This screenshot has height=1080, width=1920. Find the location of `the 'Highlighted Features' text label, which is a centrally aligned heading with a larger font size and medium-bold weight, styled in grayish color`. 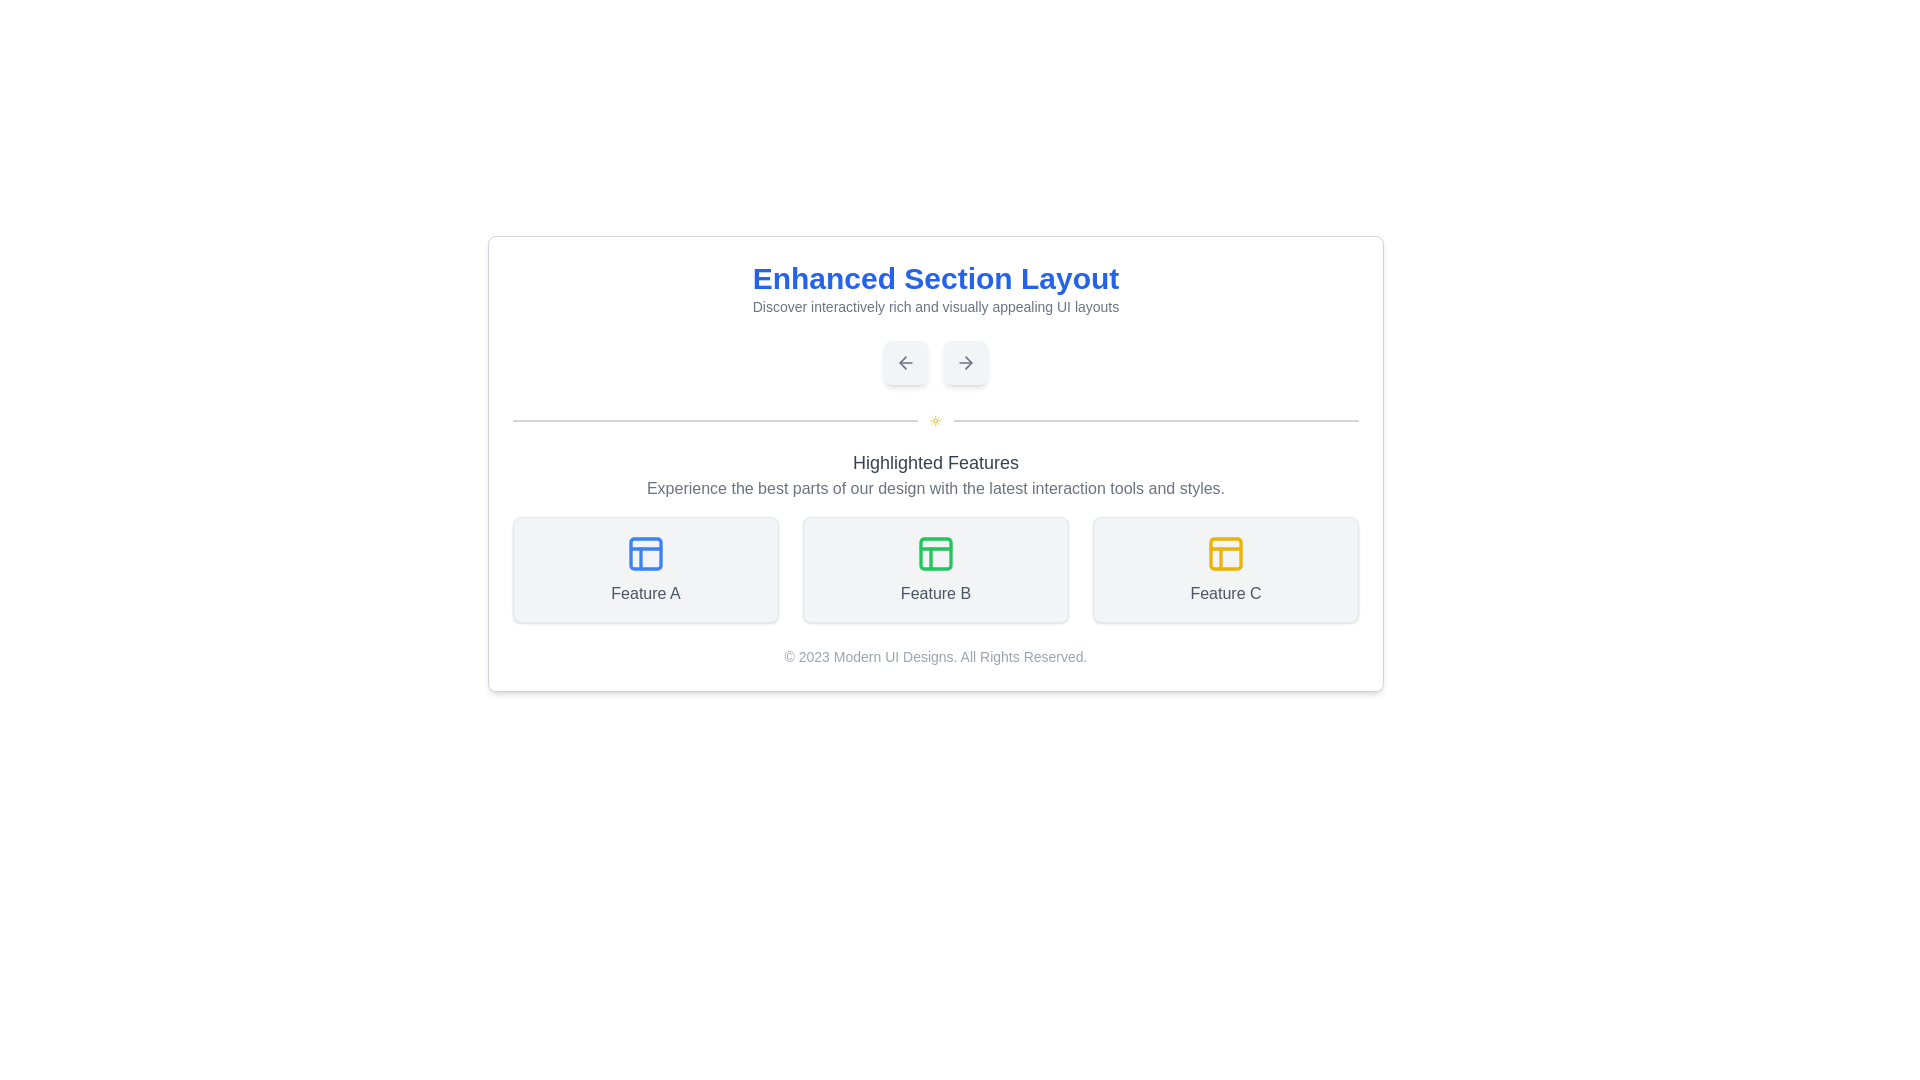

the 'Highlighted Features' text label, which is a centrally aligned heading with a larger font size and medium-bold weight, styled in grayish color is located at coordinates (935, 462).